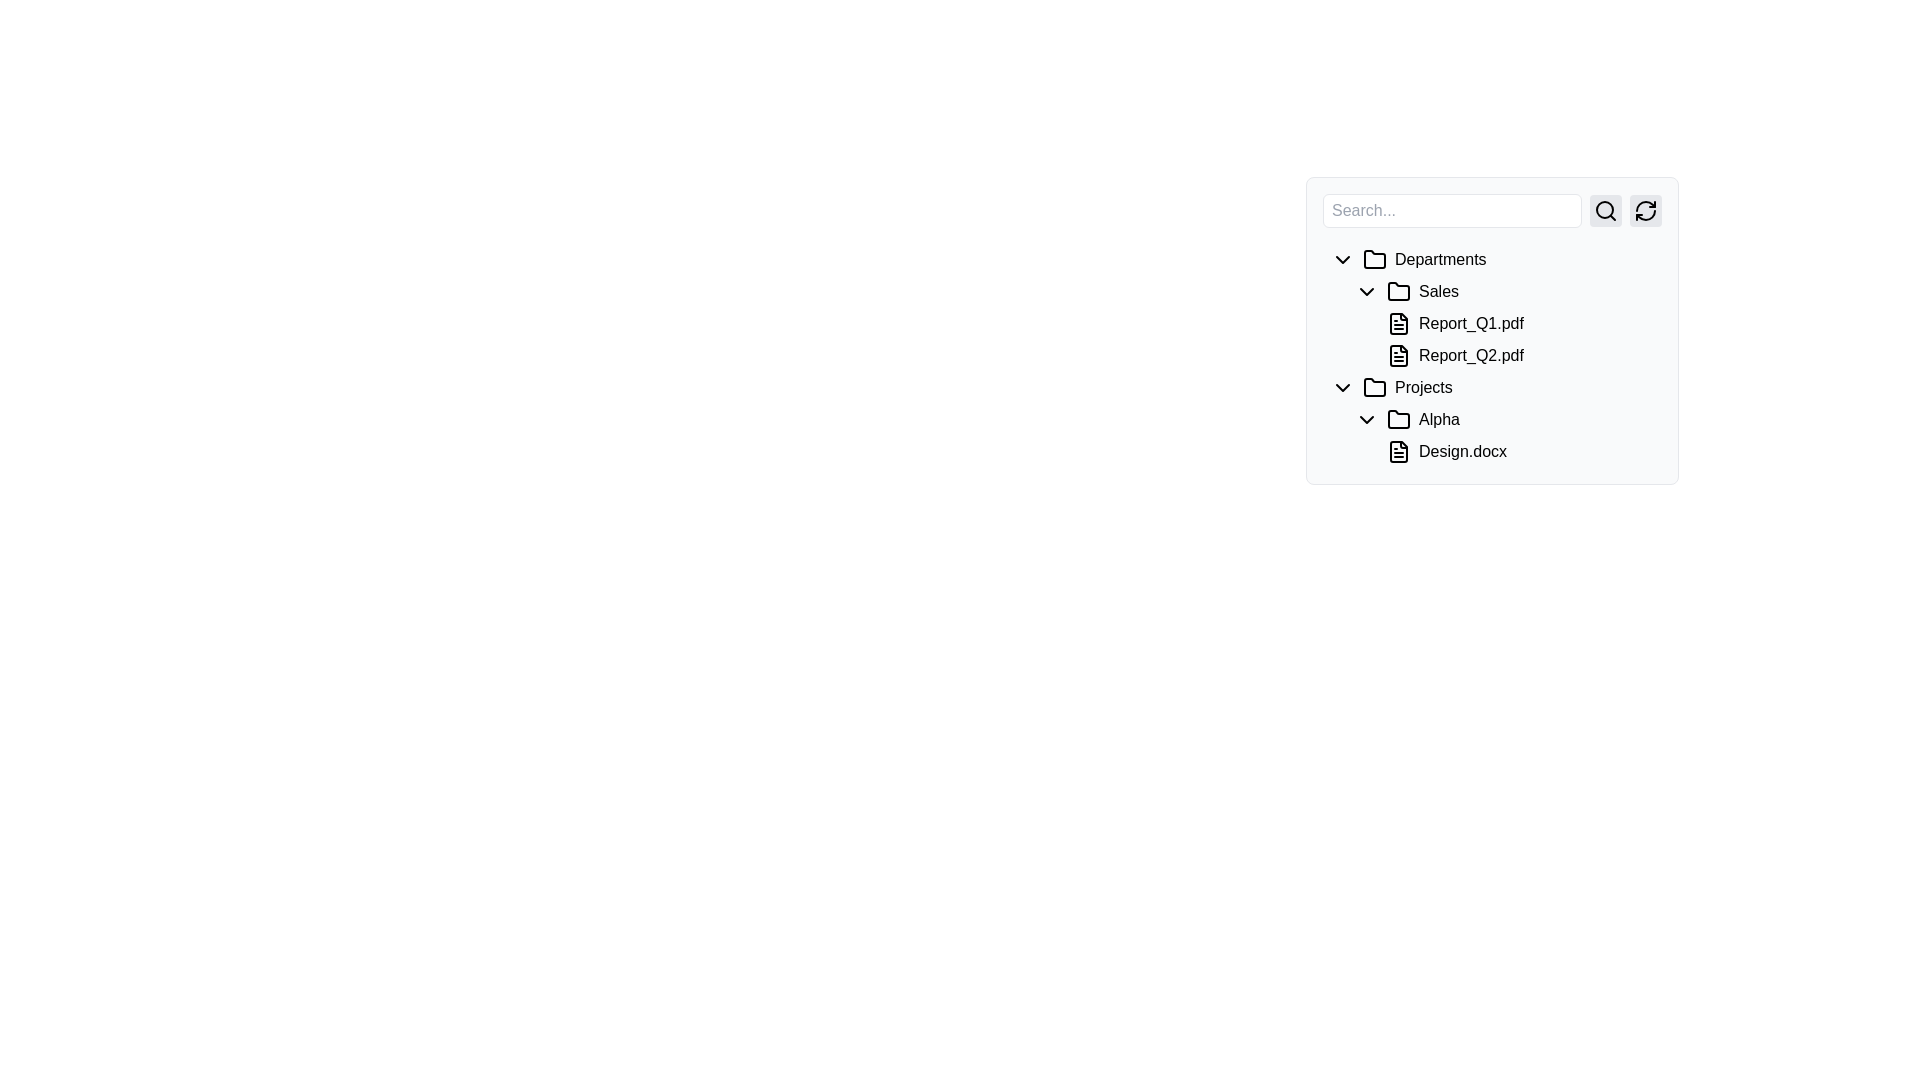 The width and height of the screenshot is (1920, 1080). I want to click on the refresh button located in the top-right corner of the sidebar panel, adjacent to the search bar and following the magnifying glass icon, to refresh the content, so click(1646, 211).